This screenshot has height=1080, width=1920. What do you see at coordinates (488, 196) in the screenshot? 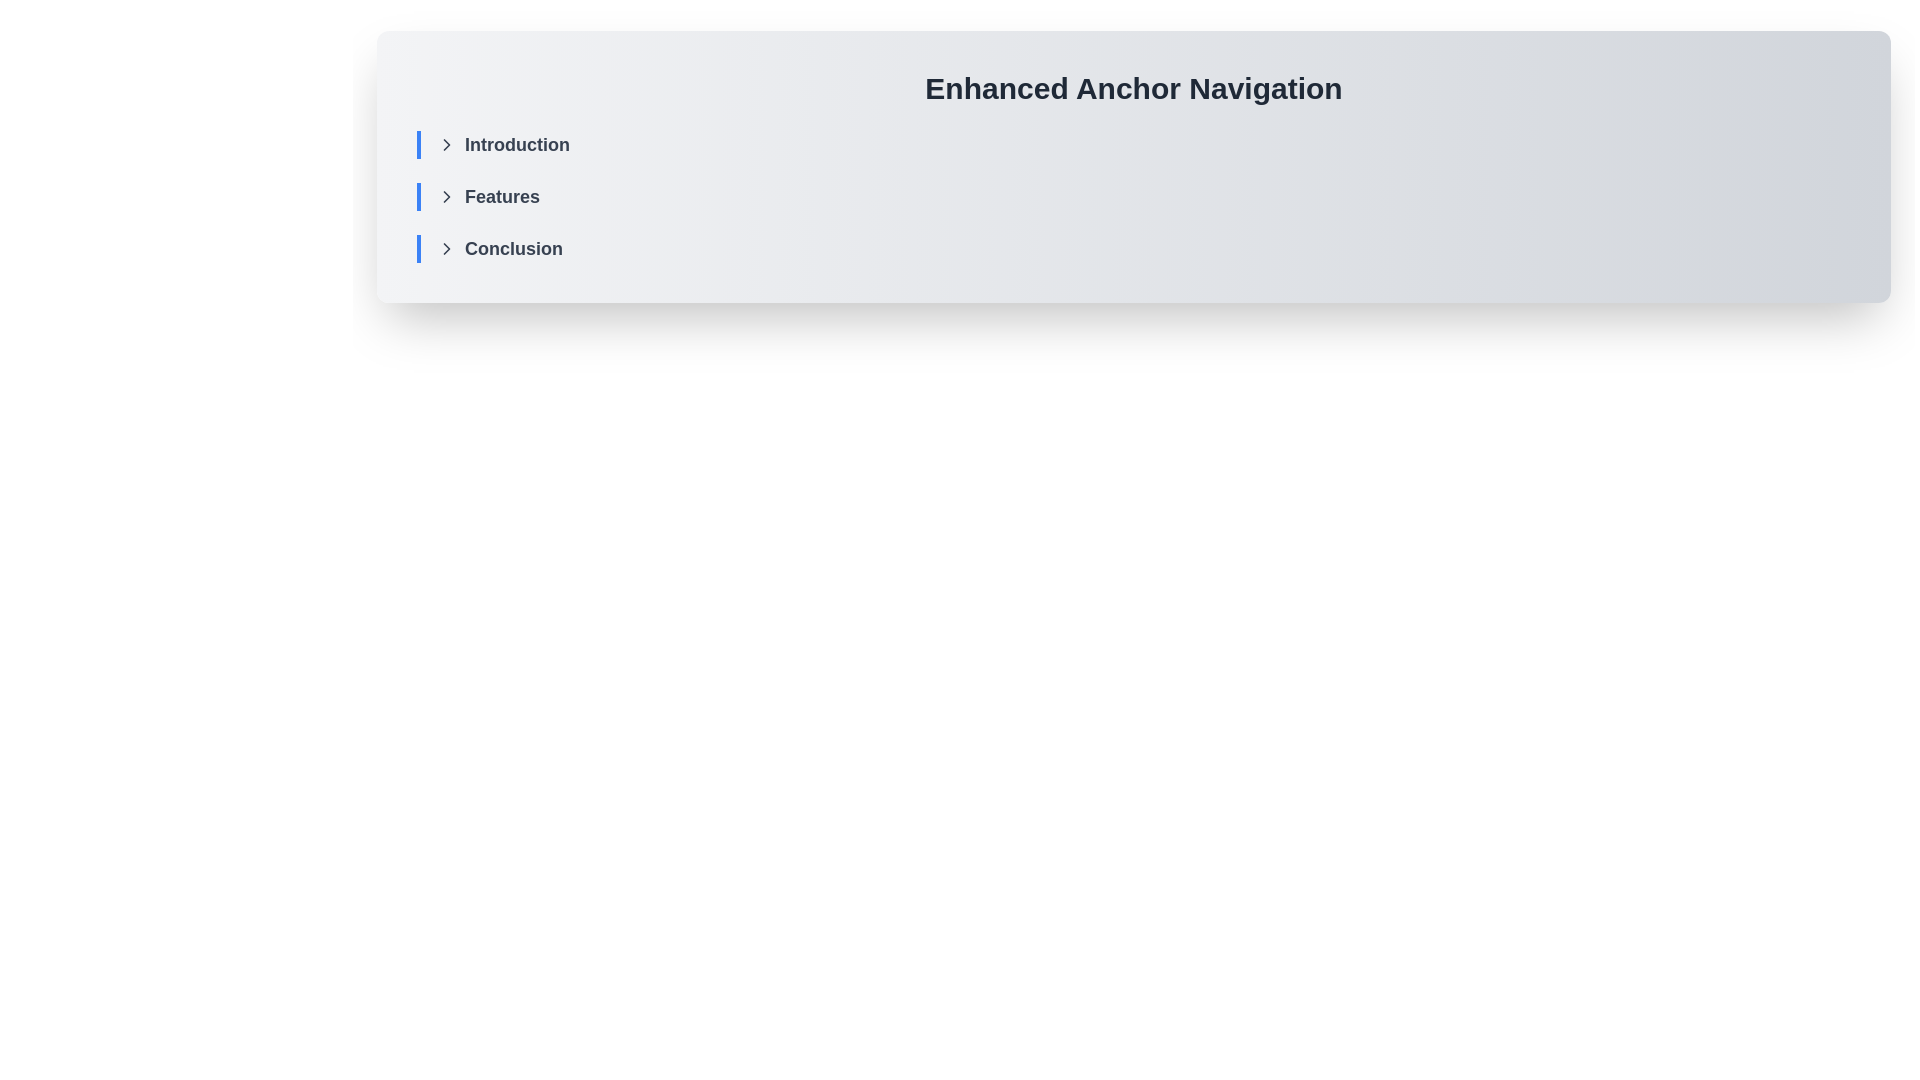
I see `the interactive text link with accompanying icon` at bounding box center [488, 196].